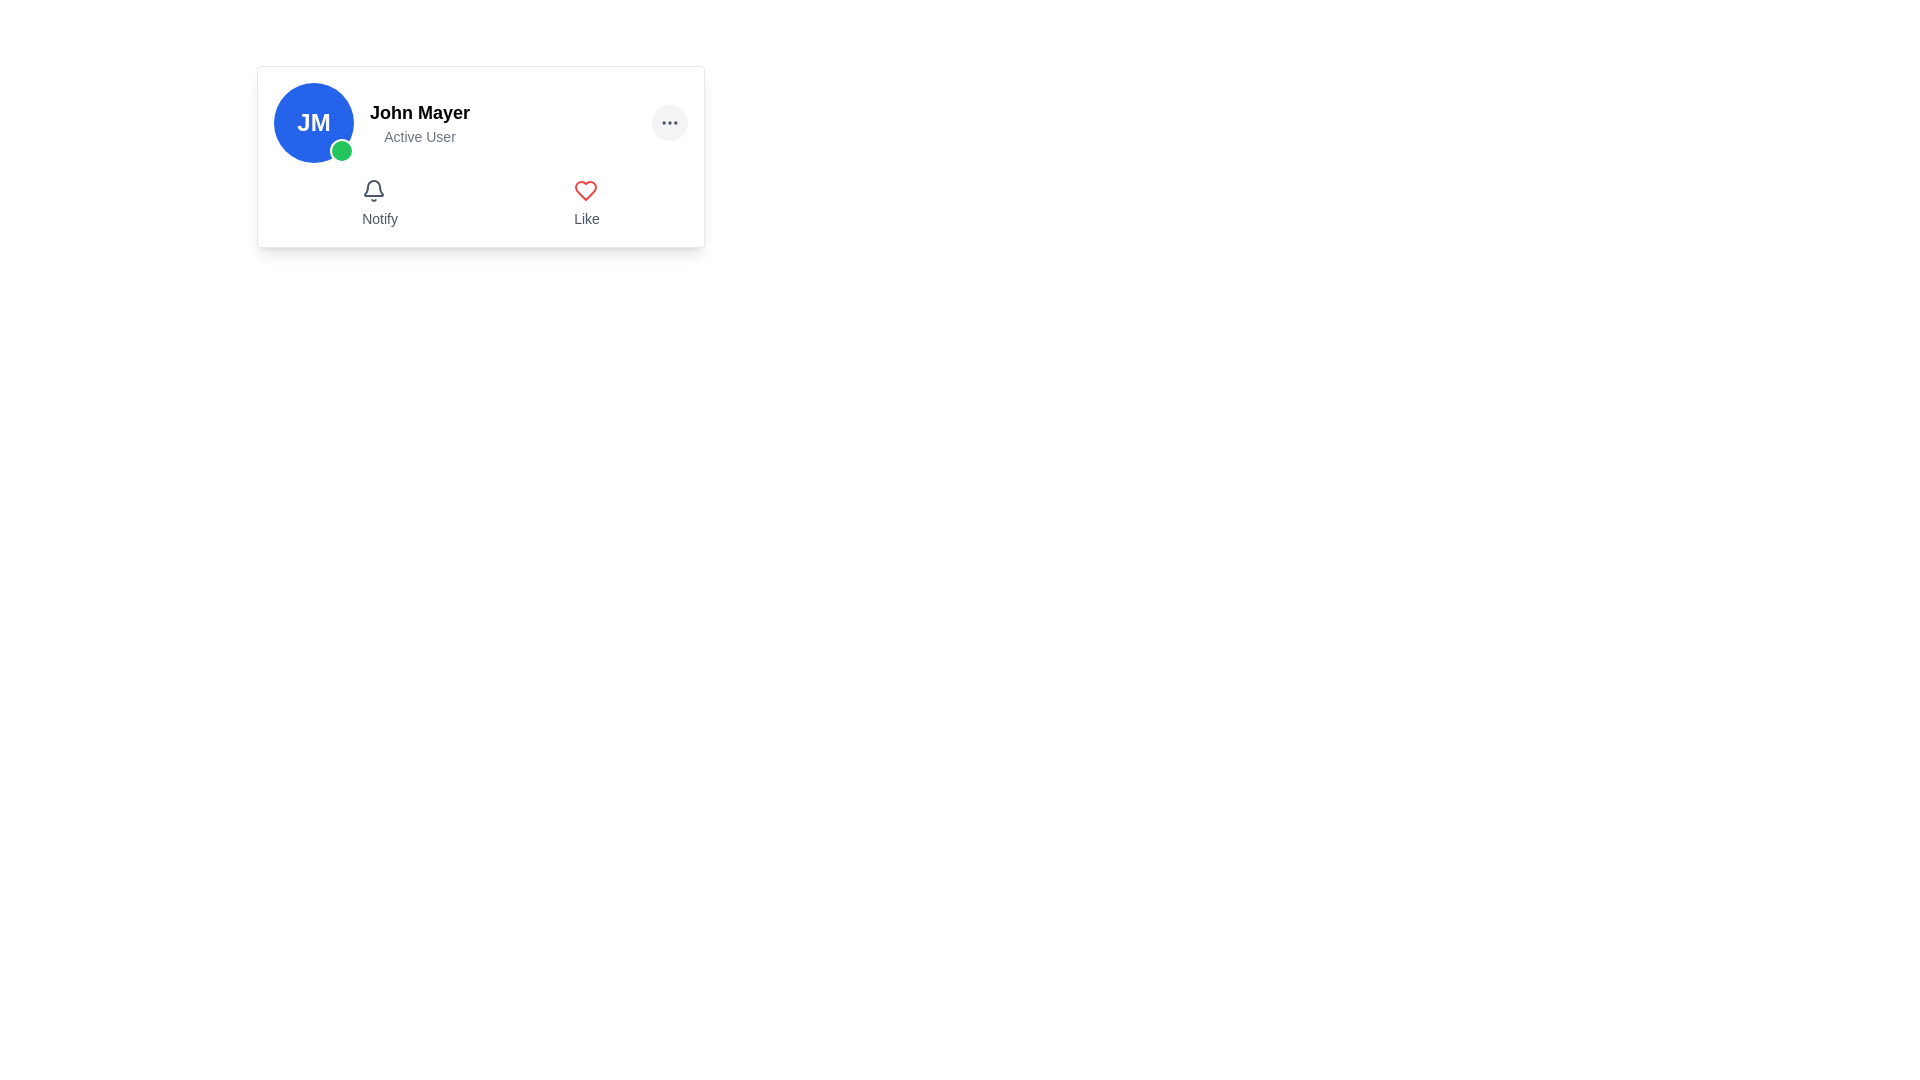 The image size is (1920, 1080). I want to click on the bell icon representing the notification feature, so click(374, 191).